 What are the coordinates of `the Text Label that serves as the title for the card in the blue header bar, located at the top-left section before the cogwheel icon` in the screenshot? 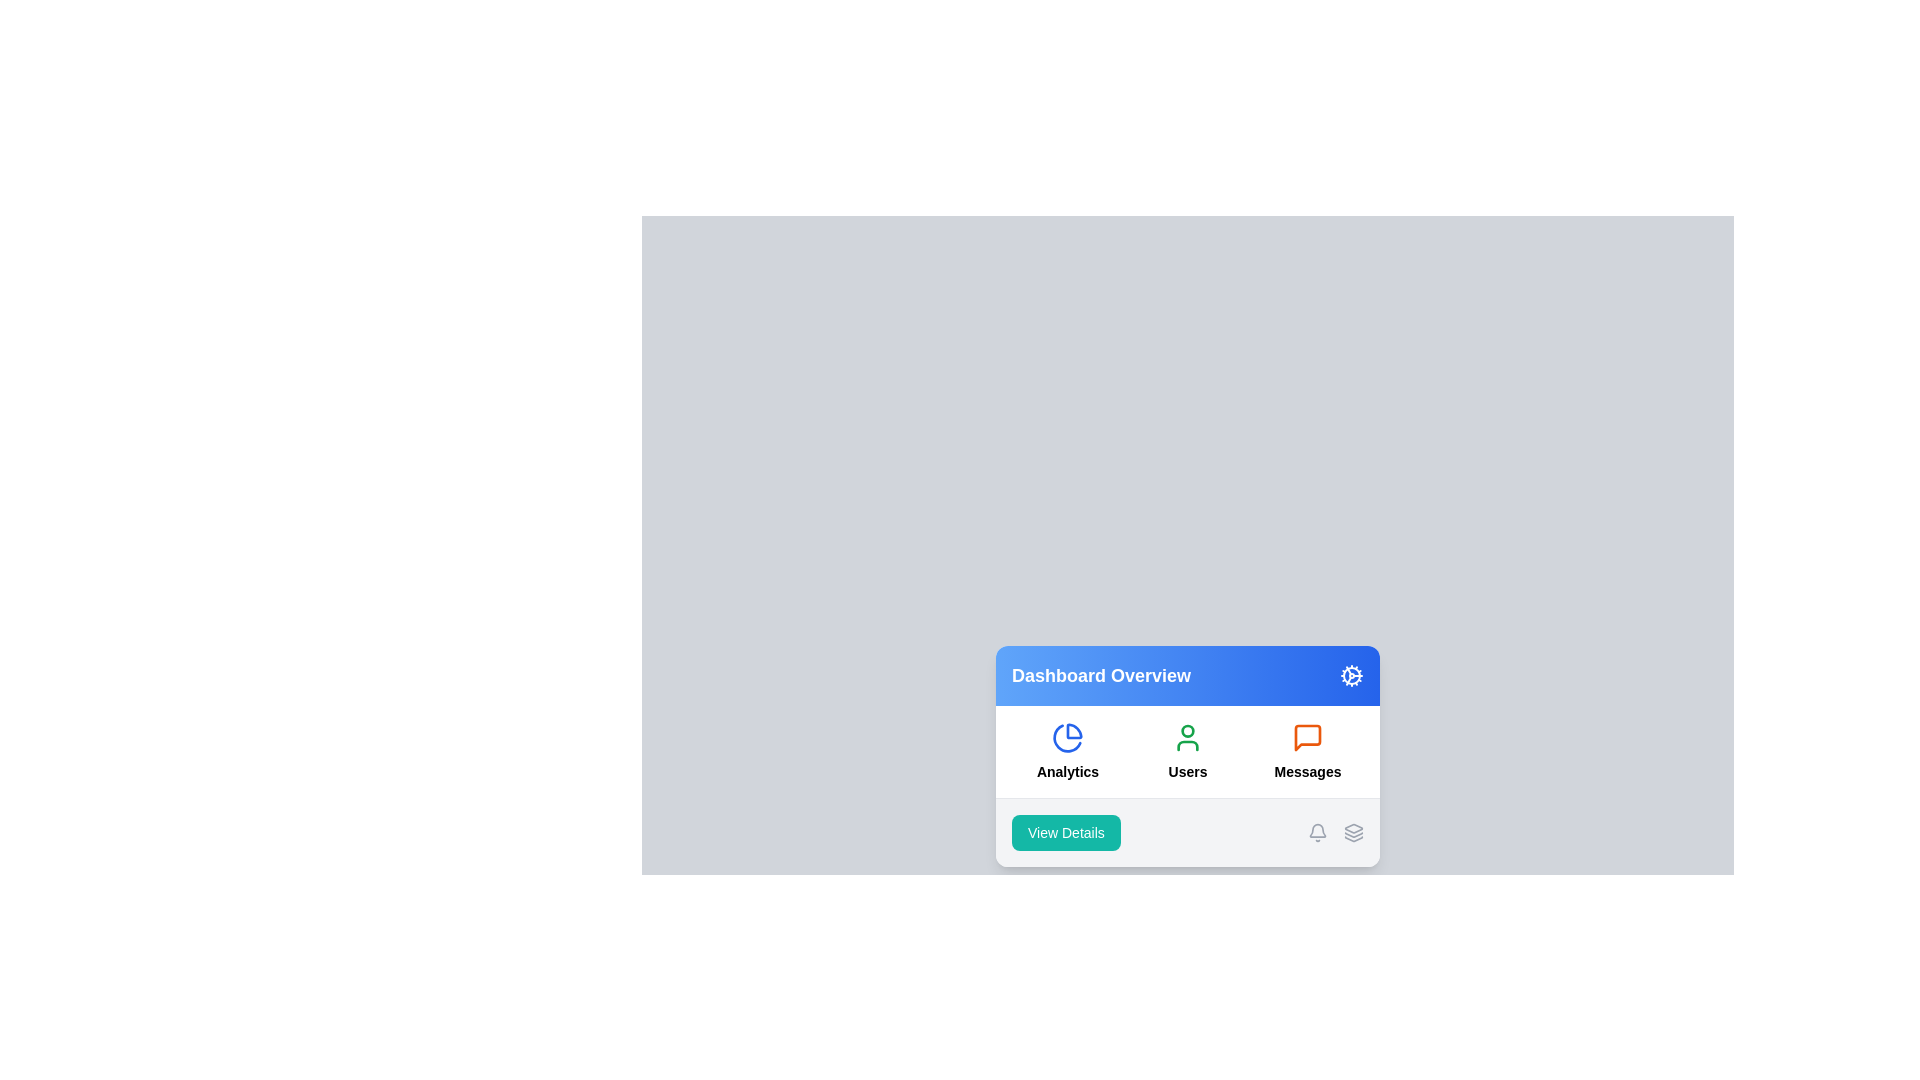 It's located at (1100, 675).